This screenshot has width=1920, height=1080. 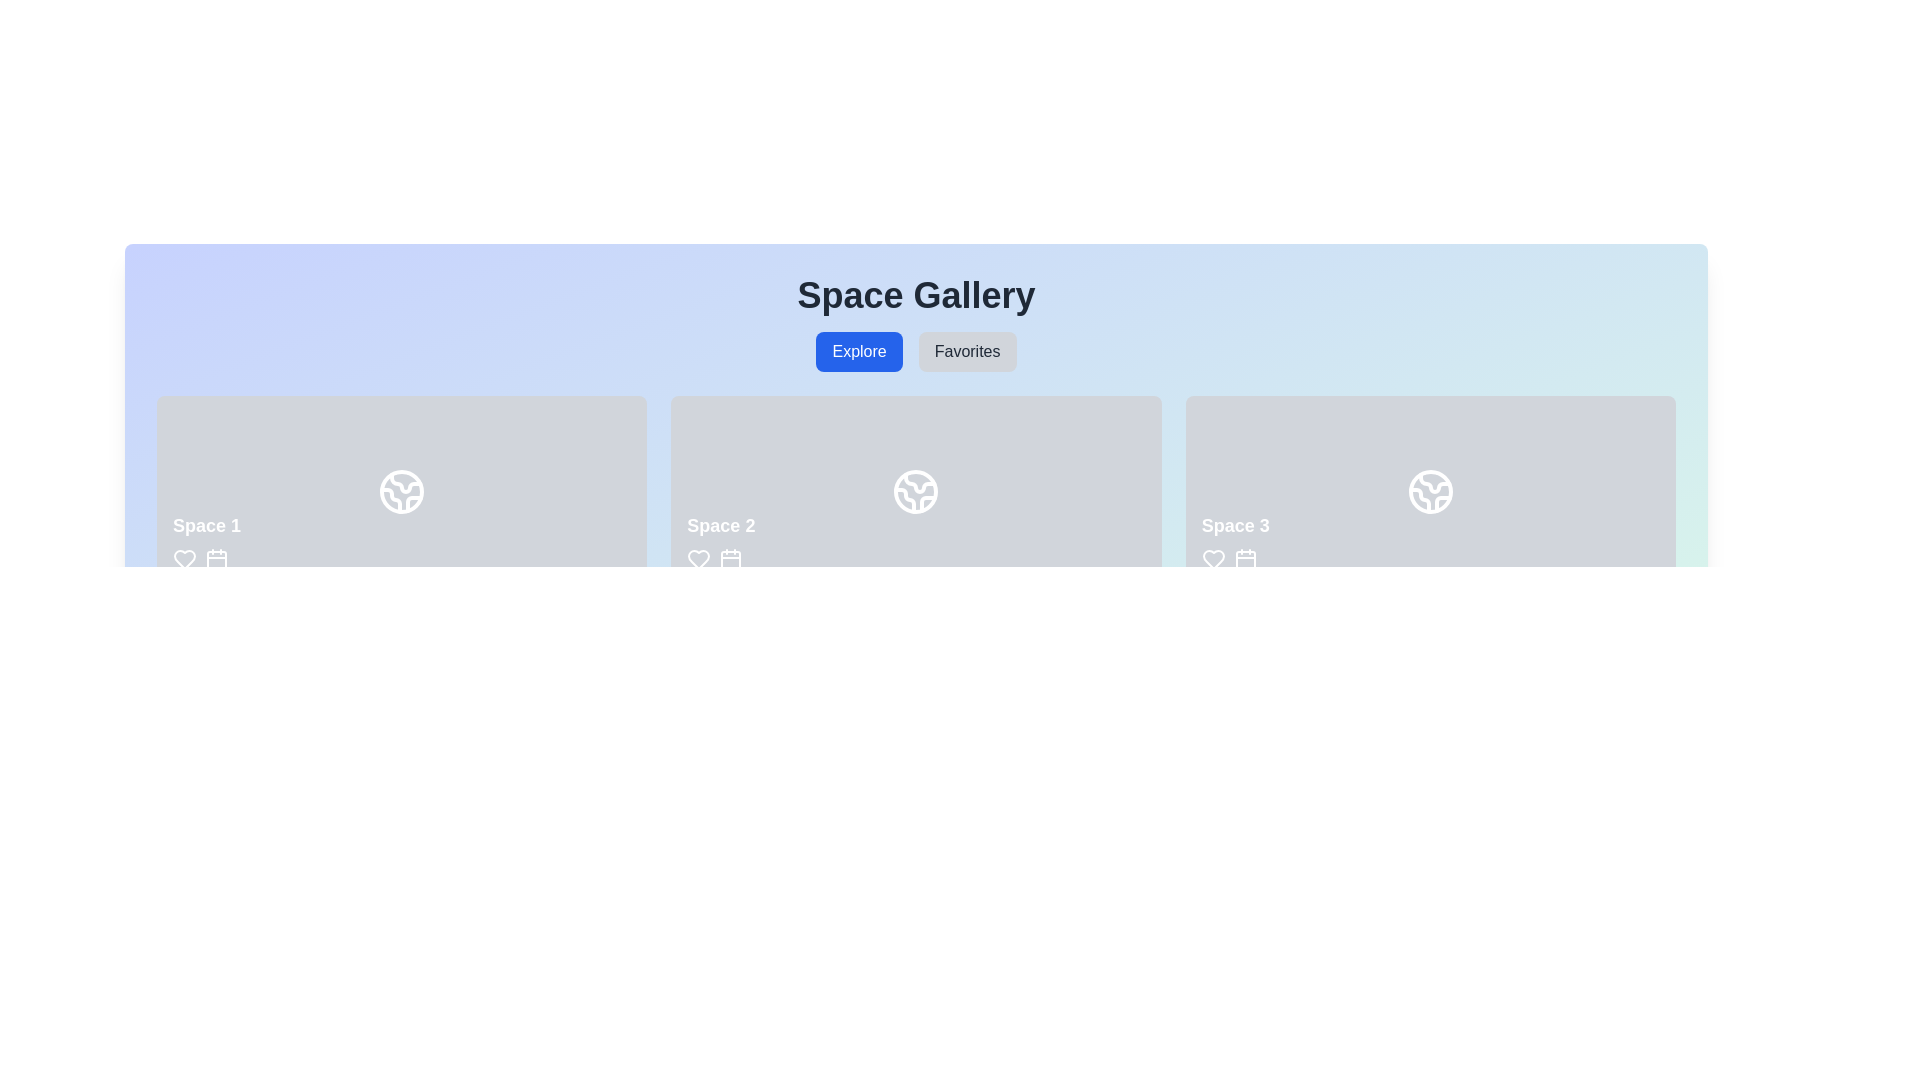 What do you see at coordinates (1212, 559) in the screenshot?
I see `the heart icon located in the bottom-left corner of 'Space 3'` at bounding box center [1212, 559].